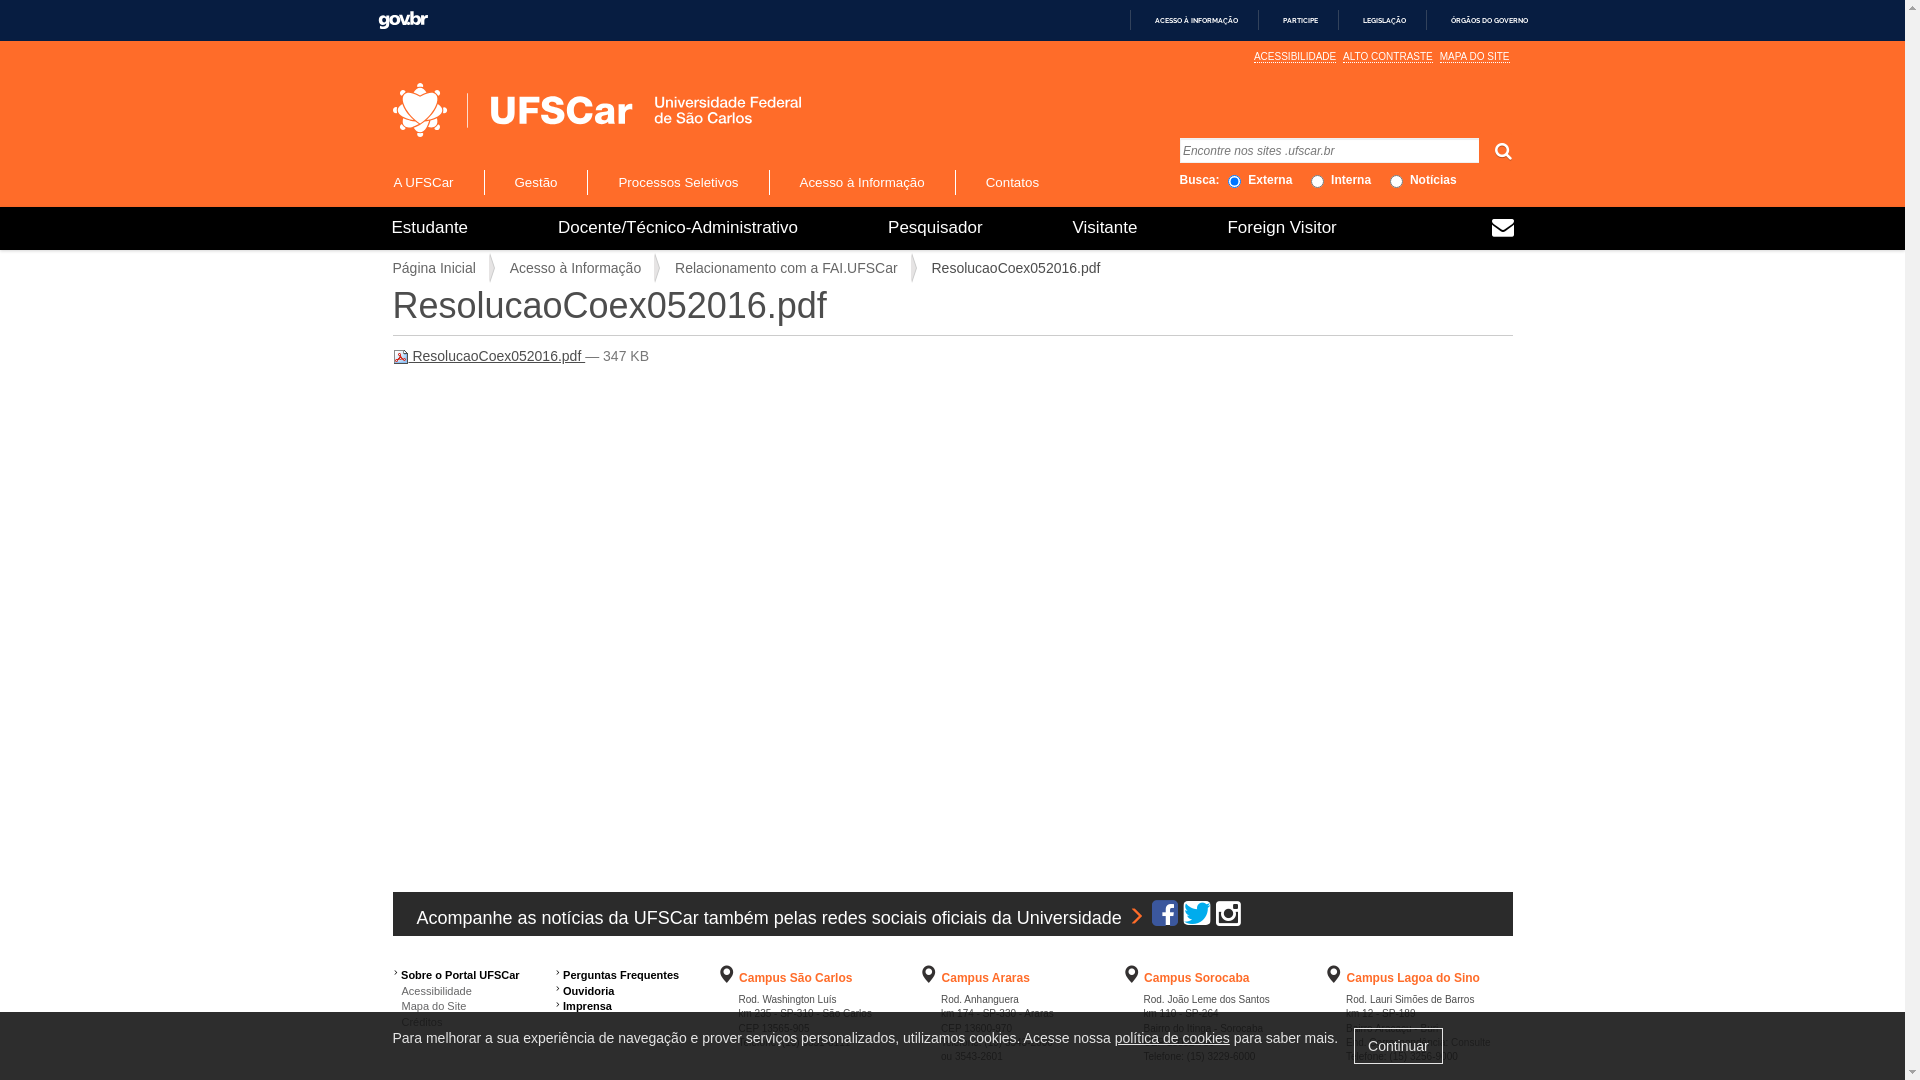 This screenshot has width=1920, height=1080. What do you see at coordinates (1412, 977) in the screenshot?
I see `'Campus Lagoa do Sino'` at bounding box center [1412, 977].